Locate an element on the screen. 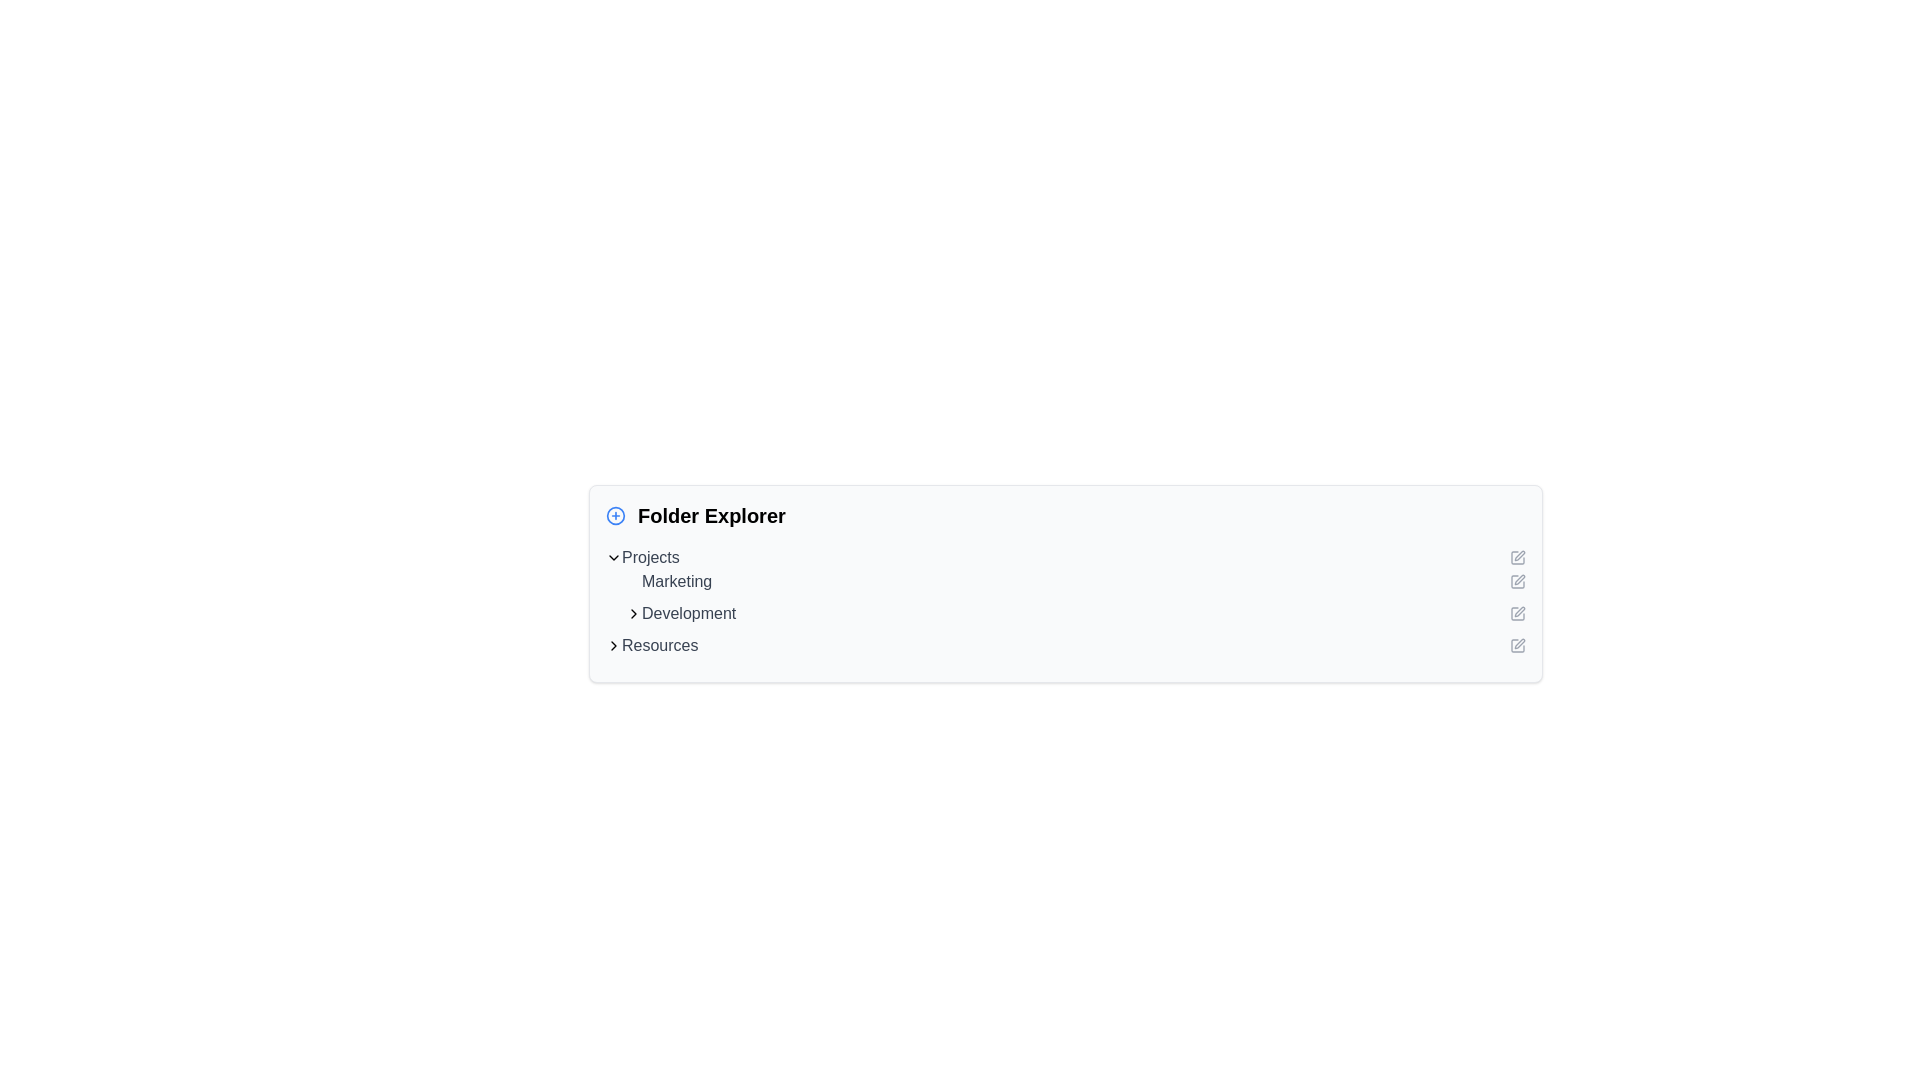 The width and height of the screenshot is (1920, 1080). the small square icon with a pen illustration, located adjacent to the text 'Marketing' is located at coordinates (1517, 582).